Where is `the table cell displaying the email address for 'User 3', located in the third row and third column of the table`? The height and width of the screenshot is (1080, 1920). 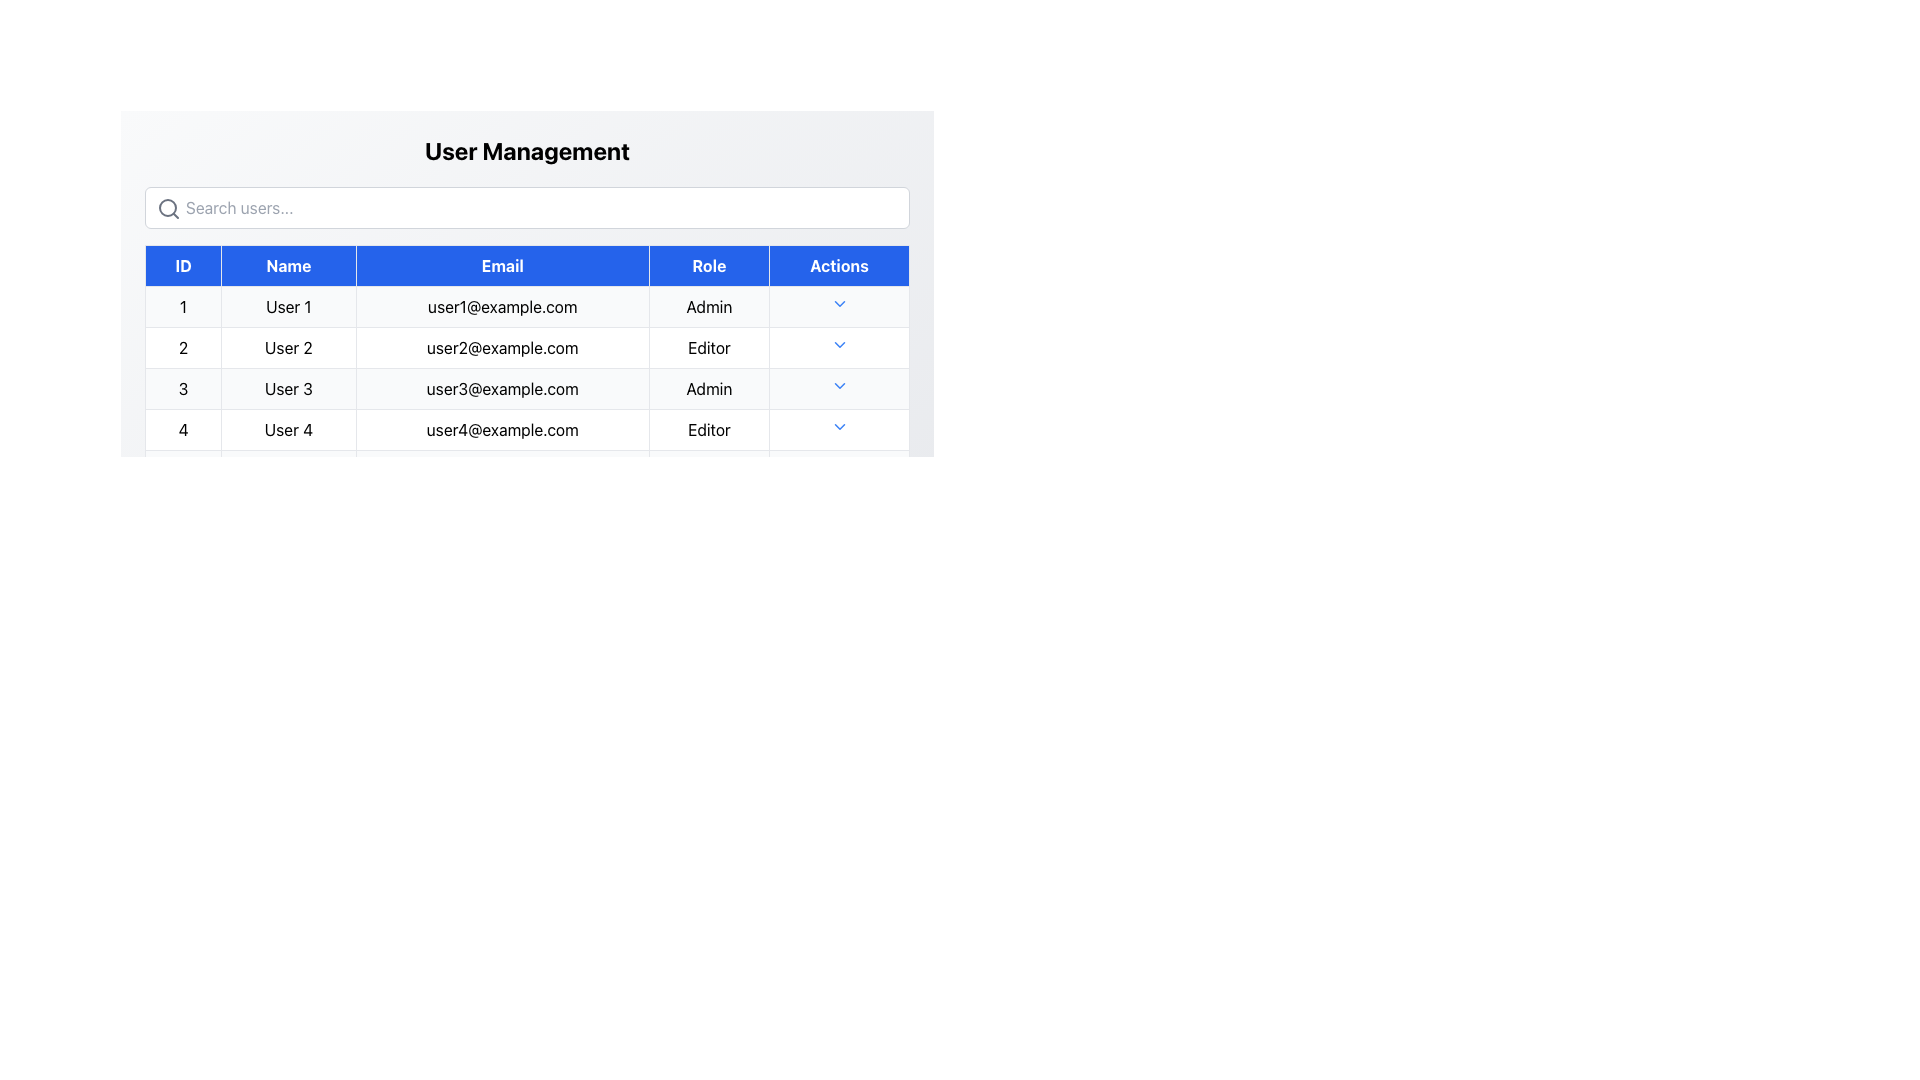
the table cell displaying the email address for 'User 3', located in the third row and third column of the table is located at coordinates (502, 389).